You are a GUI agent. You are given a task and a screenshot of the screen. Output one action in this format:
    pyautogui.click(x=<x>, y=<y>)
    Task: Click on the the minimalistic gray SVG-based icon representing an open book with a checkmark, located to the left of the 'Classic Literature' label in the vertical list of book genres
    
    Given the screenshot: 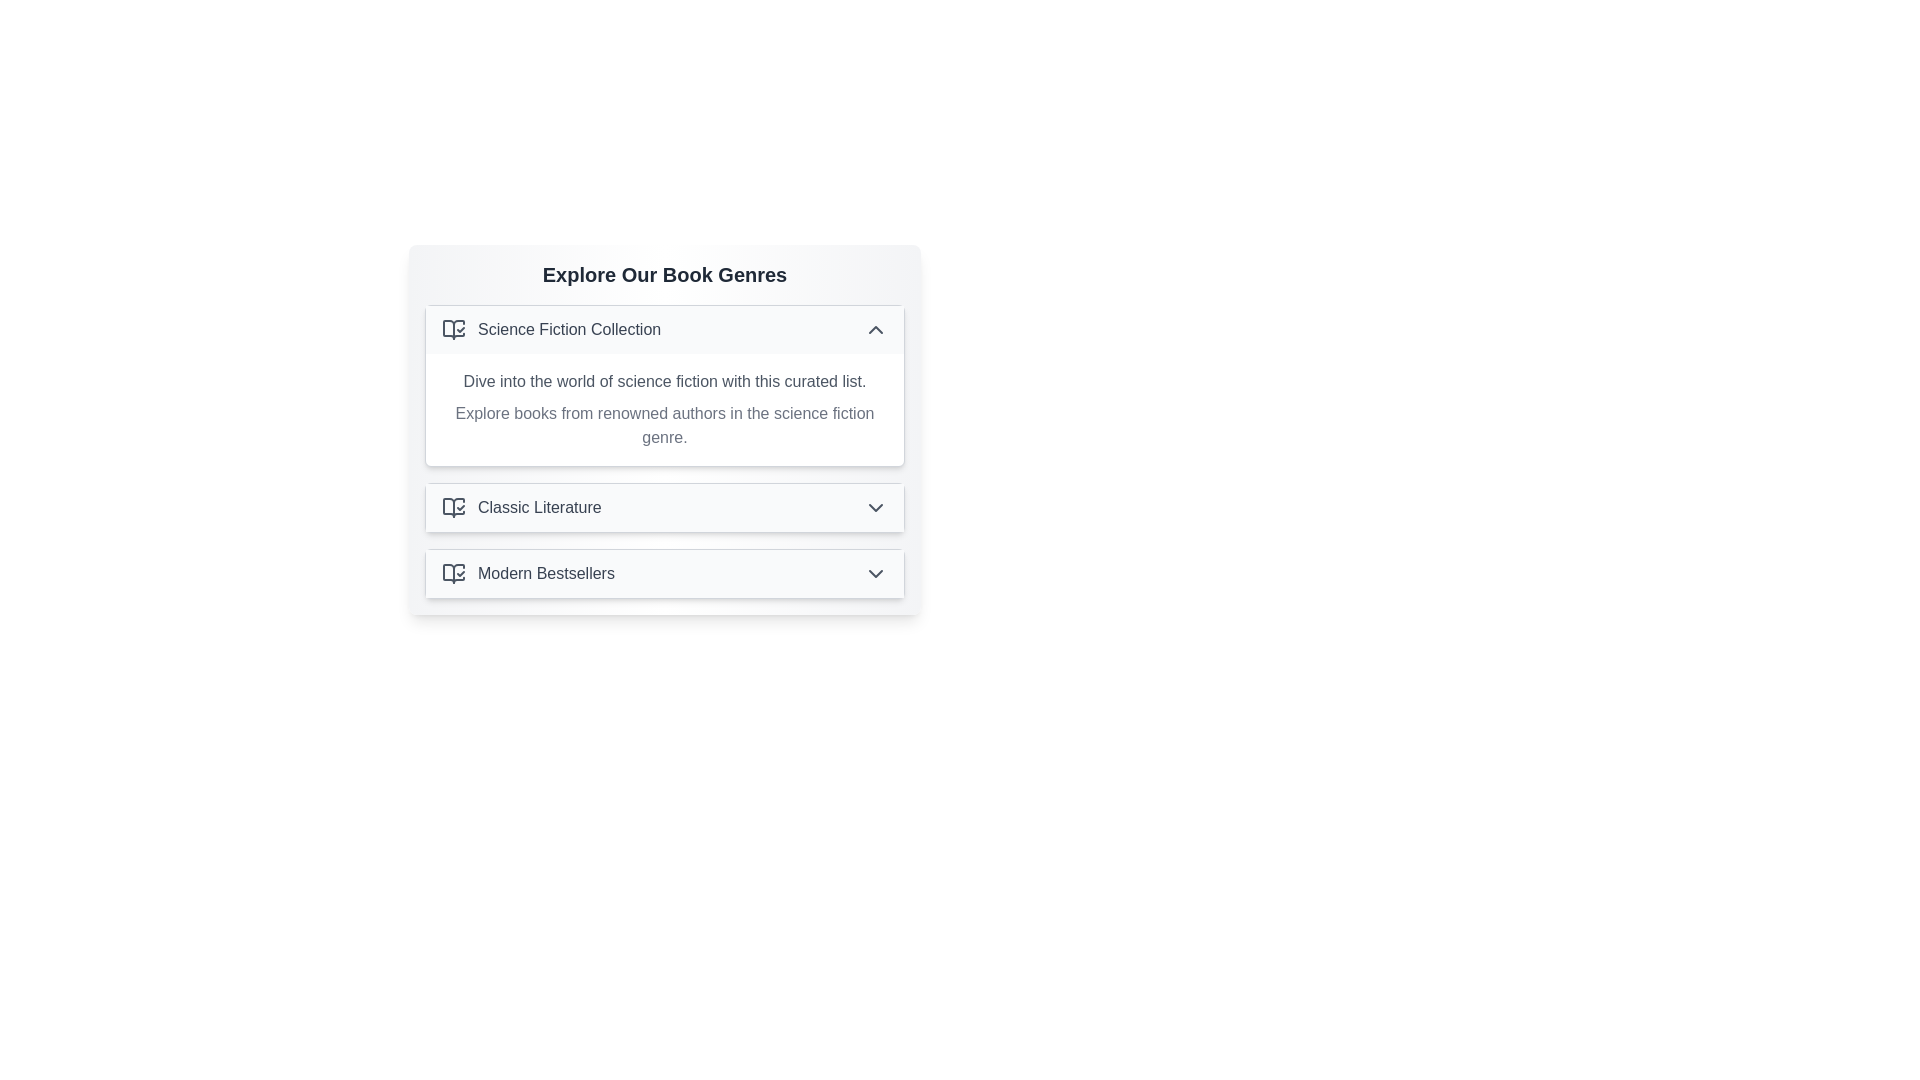 What is the action you would take?
    pyautogui.click(x=453, y=507)
    